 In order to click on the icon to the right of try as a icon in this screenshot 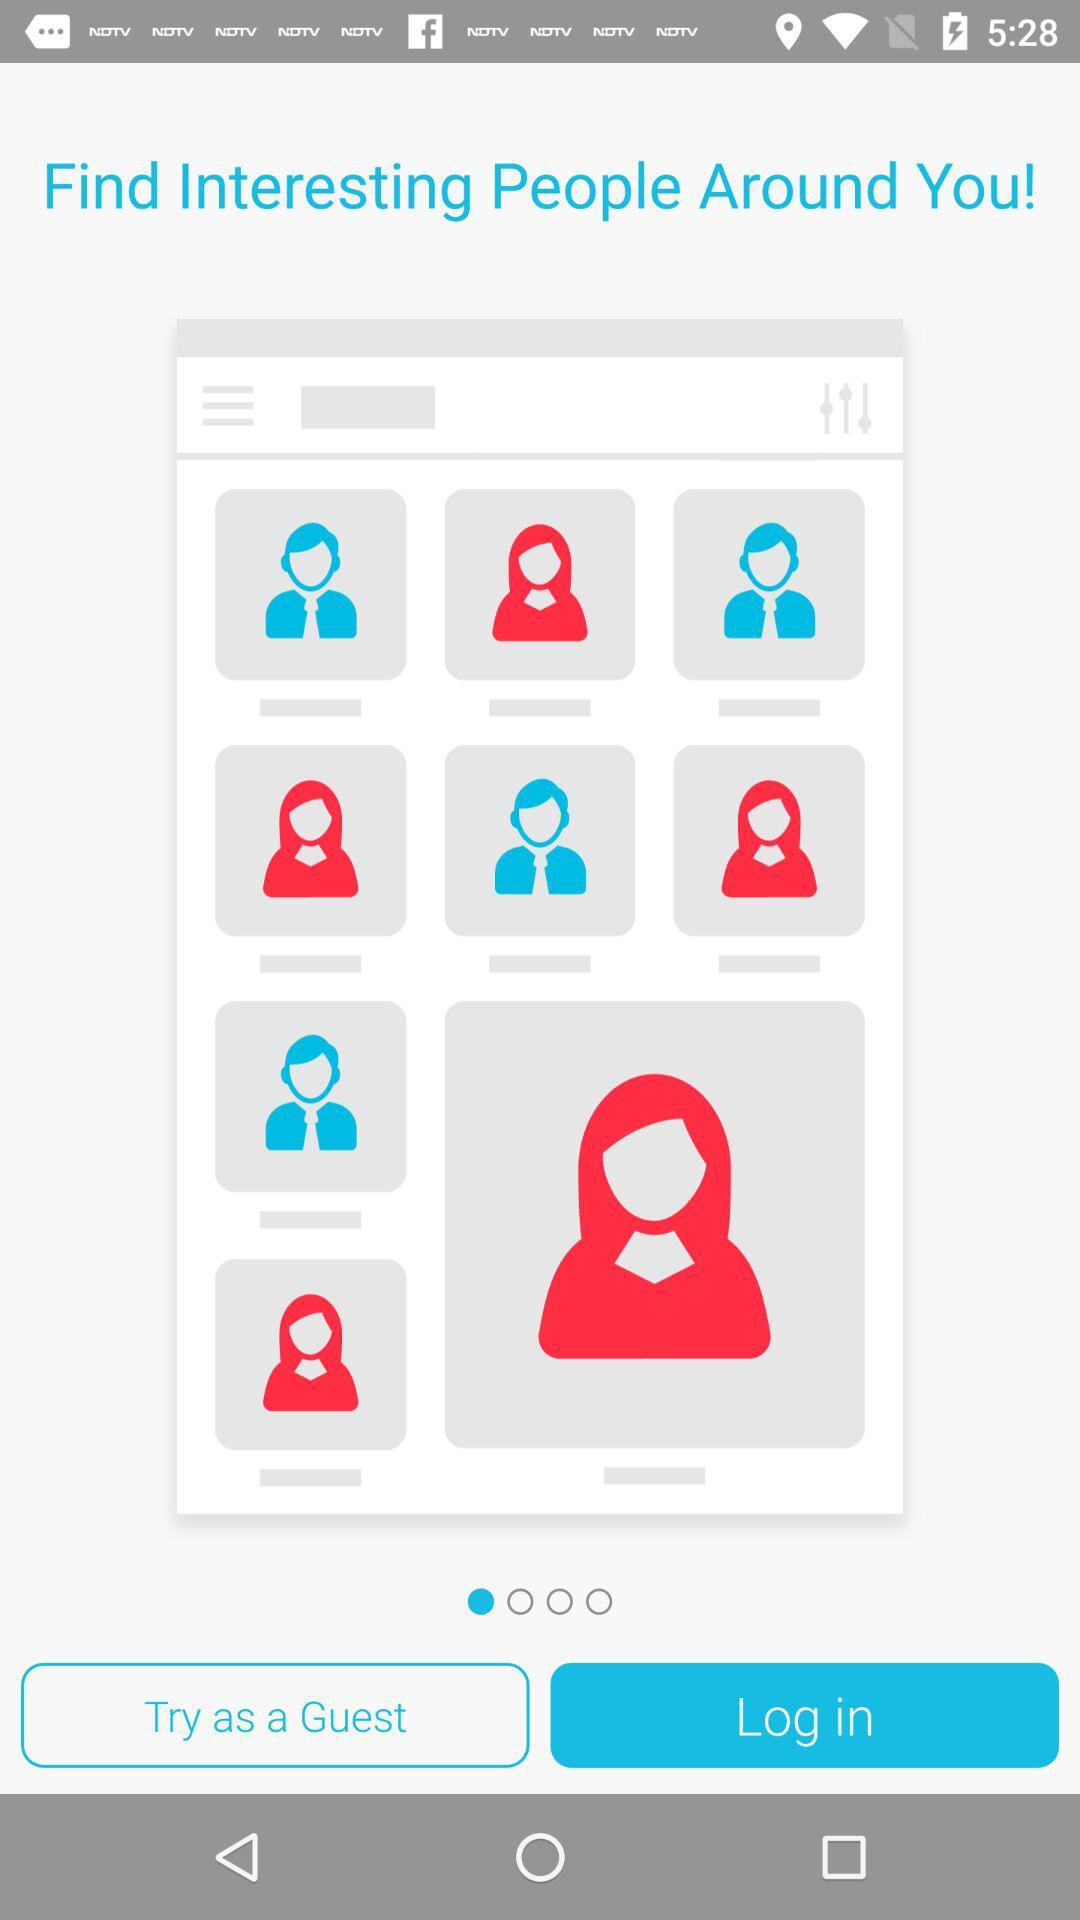, I will do `click(803, 1714)`.